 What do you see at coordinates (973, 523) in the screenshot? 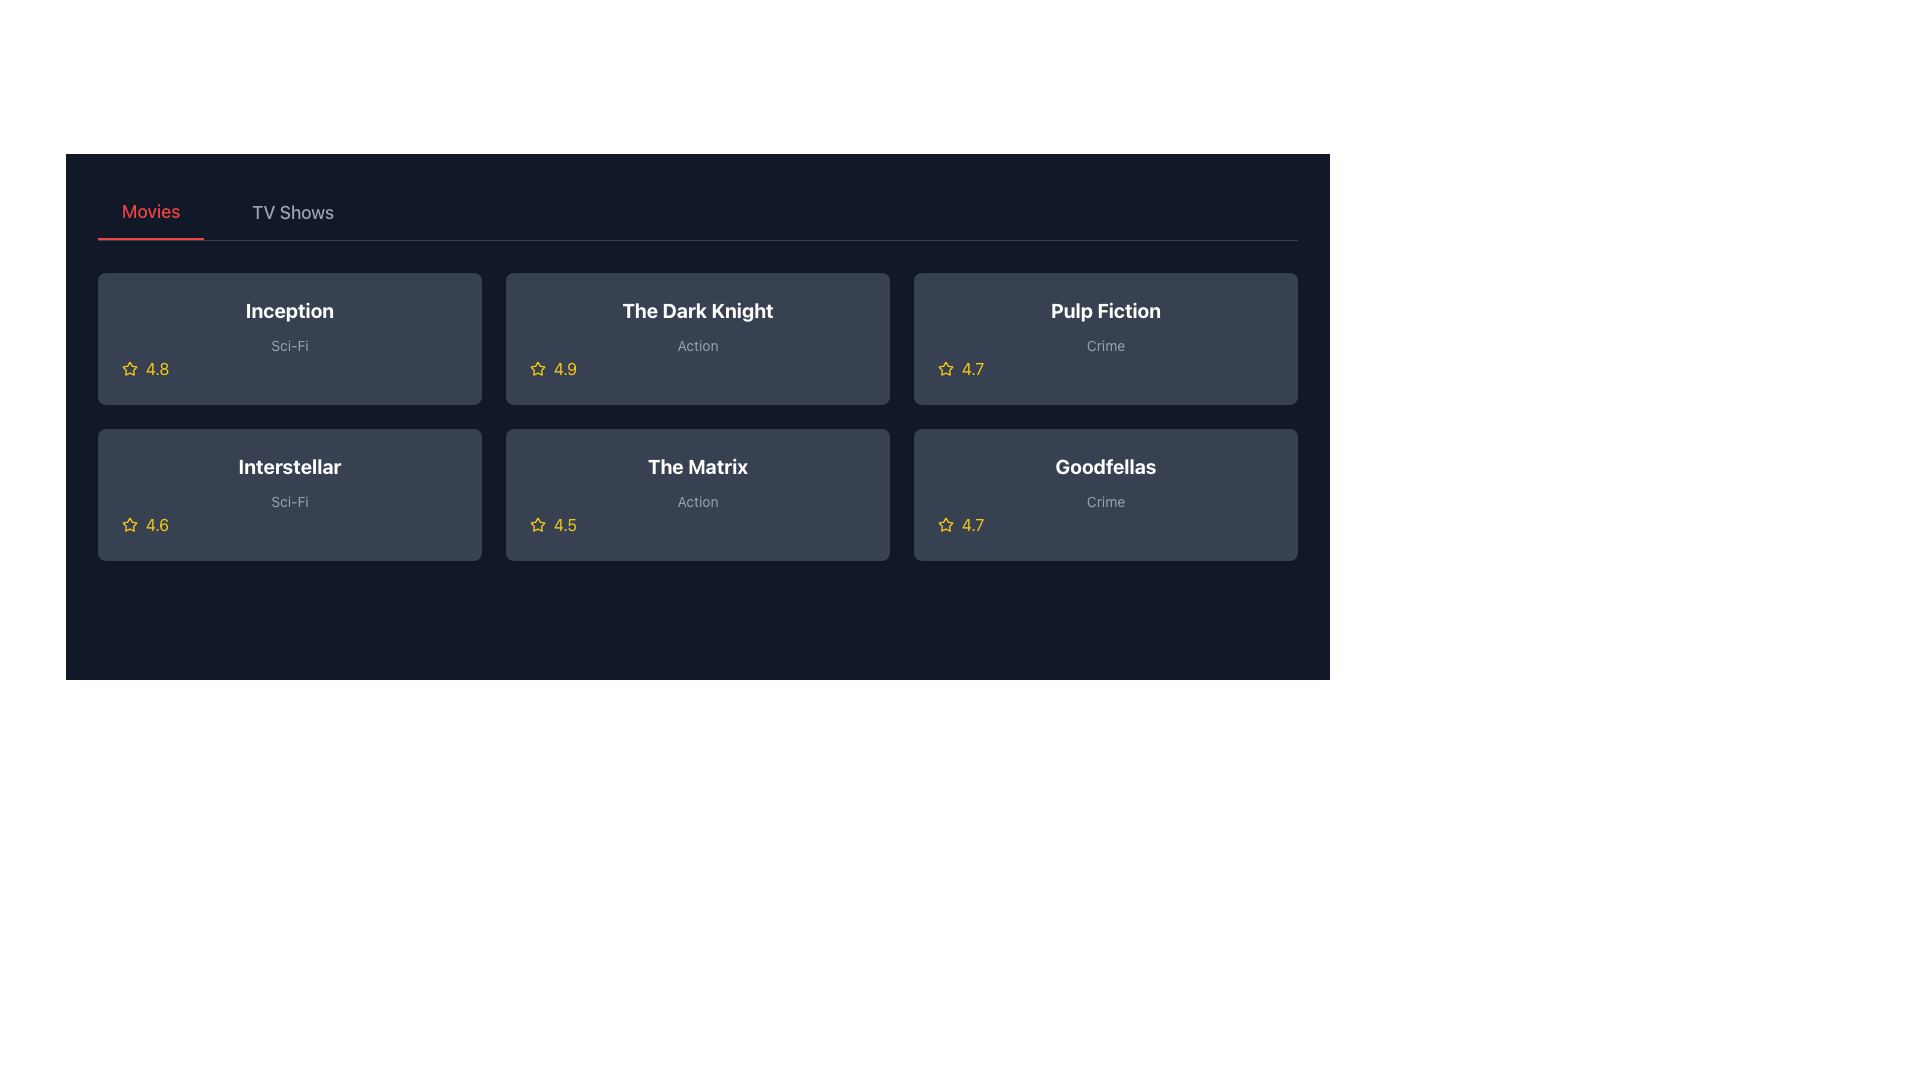
I see `numerical text '4.7' styled in yellow, located in the bottom right corner of the 'Goodfellas' movie card, next to the star rating icon` at bounding box center [973, 523].